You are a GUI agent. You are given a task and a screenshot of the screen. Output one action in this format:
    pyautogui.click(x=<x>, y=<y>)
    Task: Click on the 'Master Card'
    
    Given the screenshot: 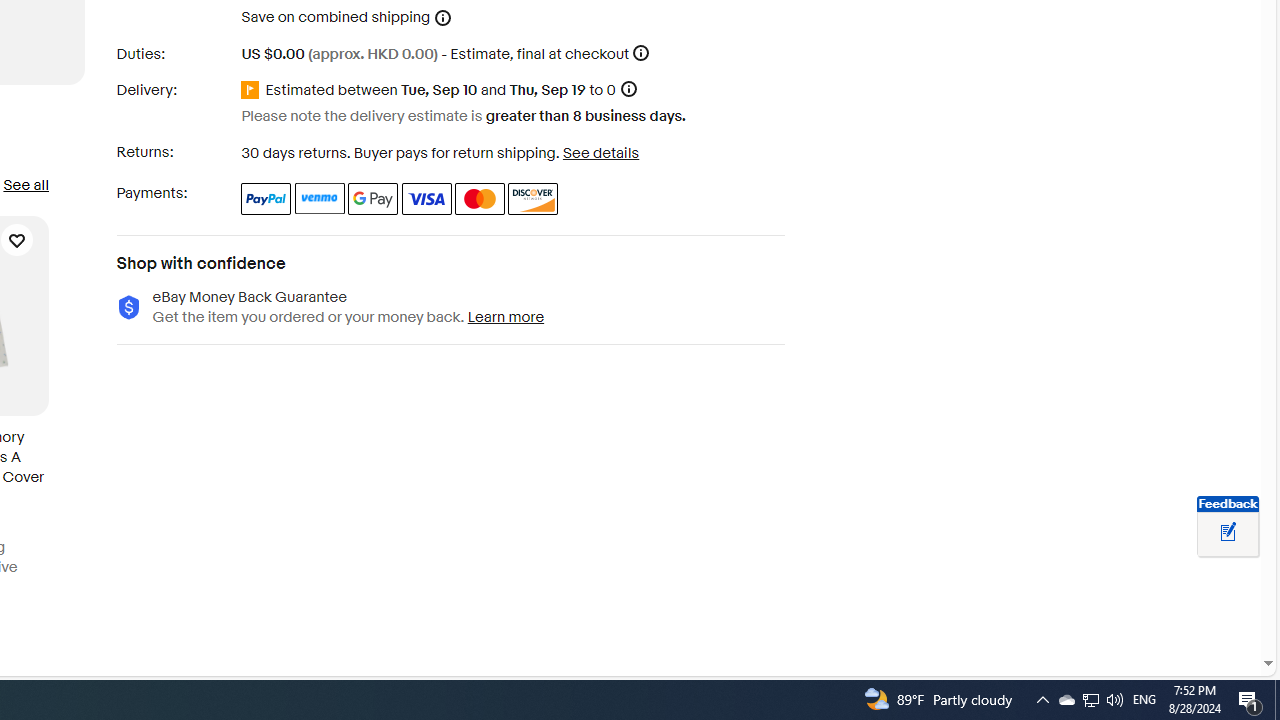 What is the action you would take?
    pyautogui.click(x=480, y=198)
    